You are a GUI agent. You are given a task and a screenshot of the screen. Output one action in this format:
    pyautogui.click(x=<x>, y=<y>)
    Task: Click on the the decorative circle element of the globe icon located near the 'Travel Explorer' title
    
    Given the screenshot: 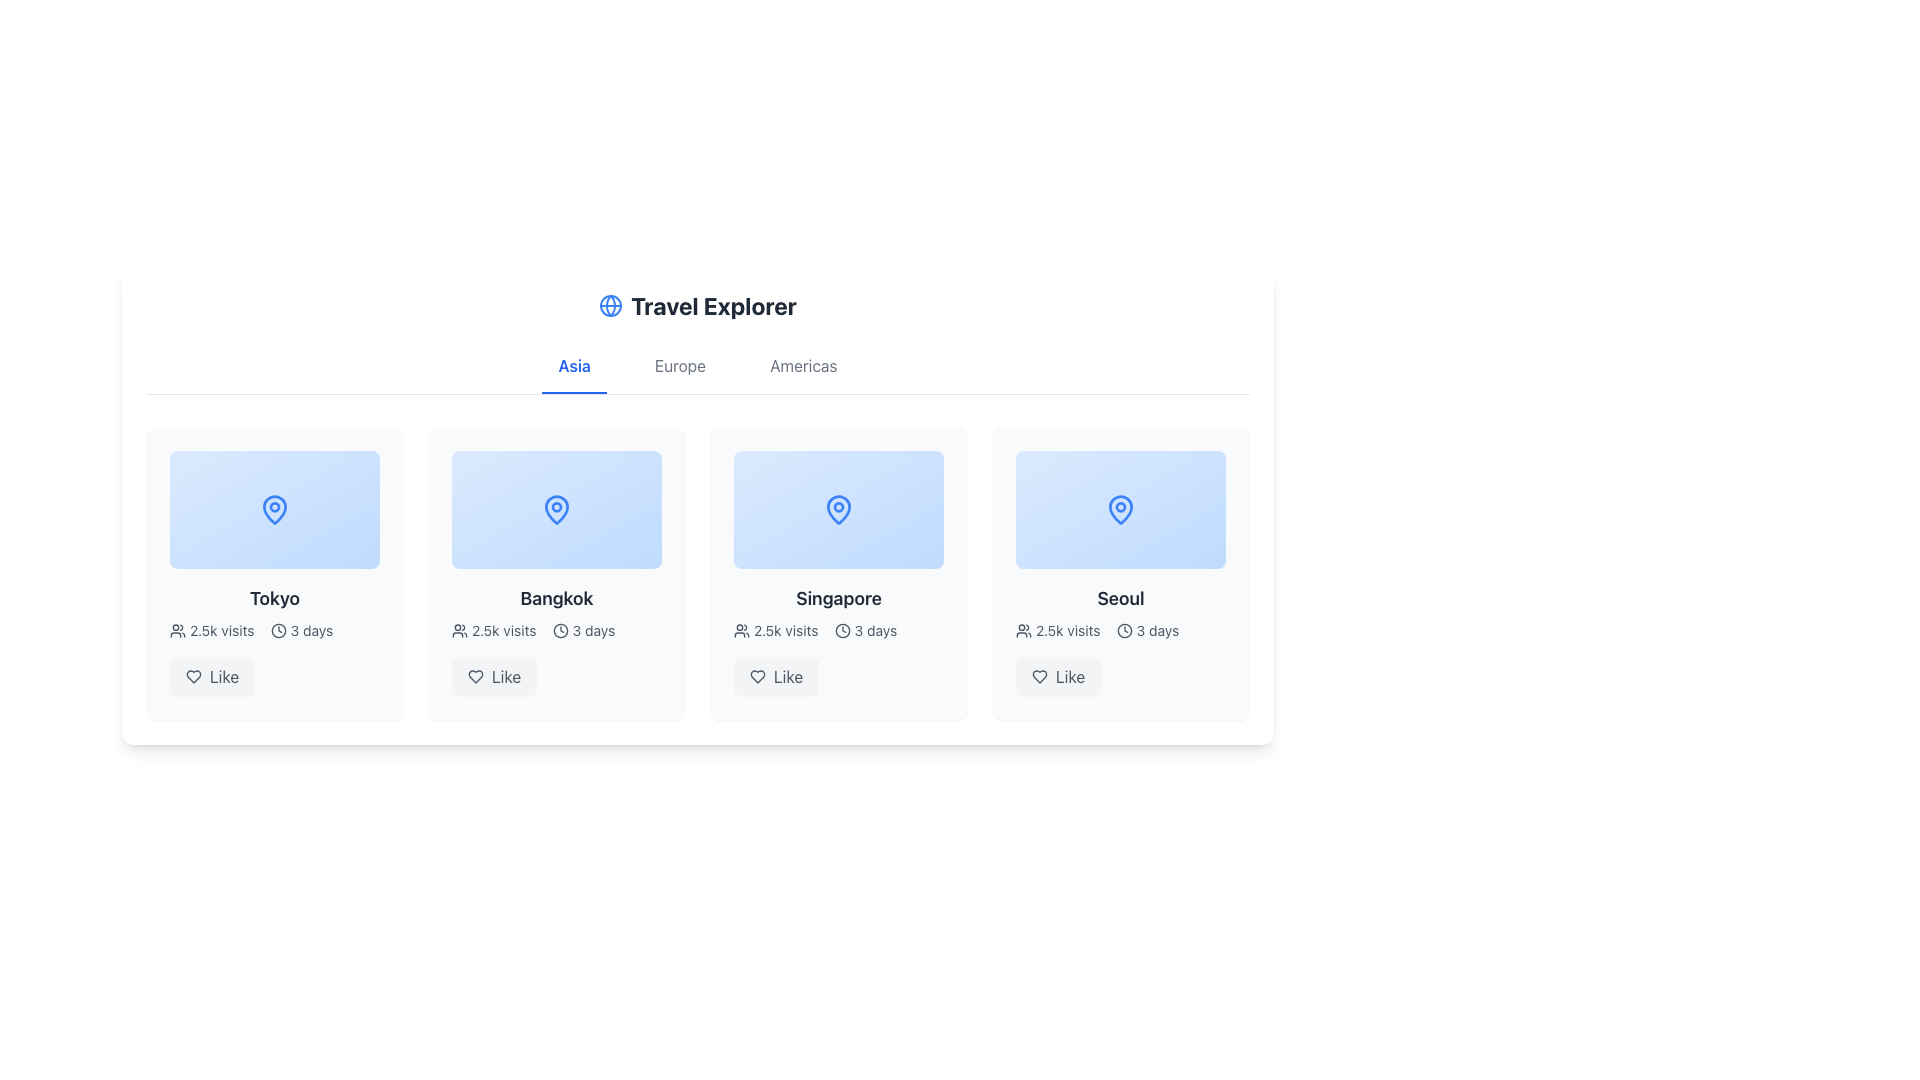 What is the action you would take?
    pyautogui.click(x=610, y=305)
    